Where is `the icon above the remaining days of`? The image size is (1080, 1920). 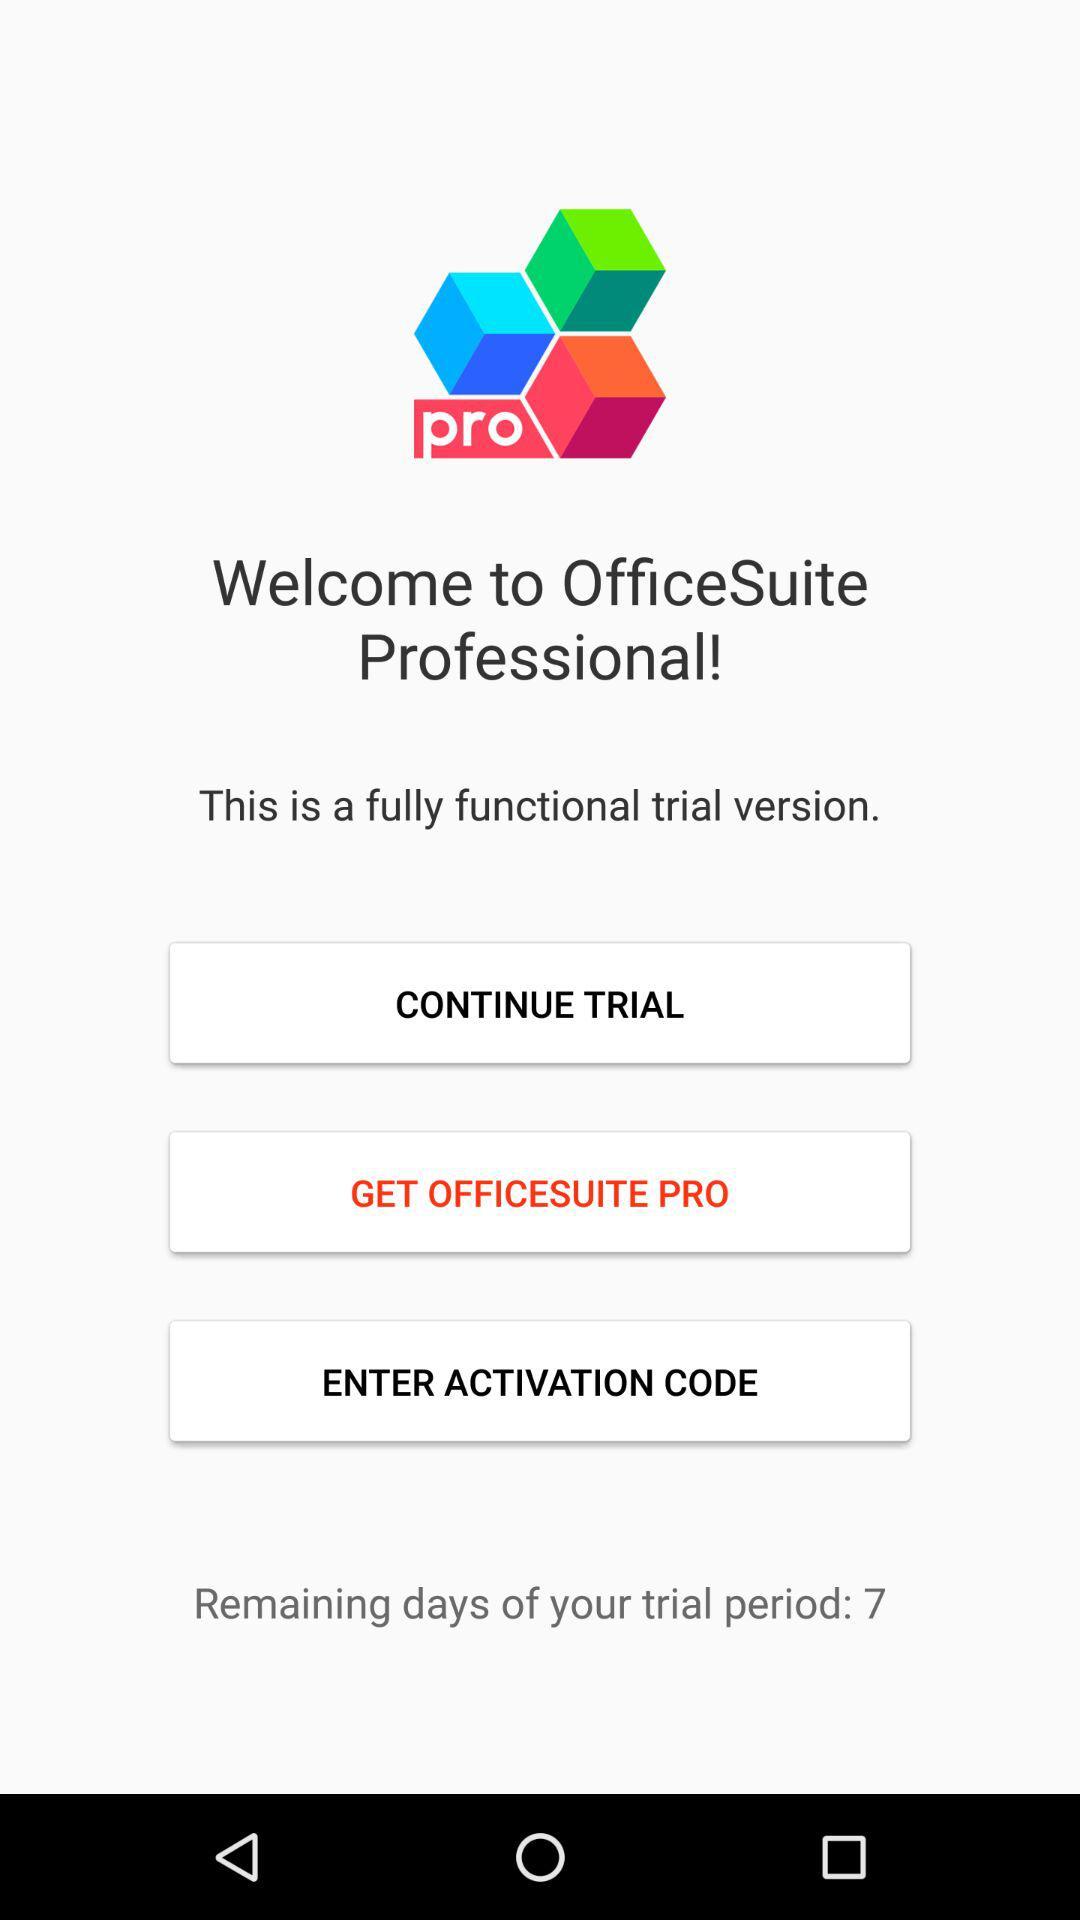 the icon above the remaining days of is located at coordinates (540, 1380).